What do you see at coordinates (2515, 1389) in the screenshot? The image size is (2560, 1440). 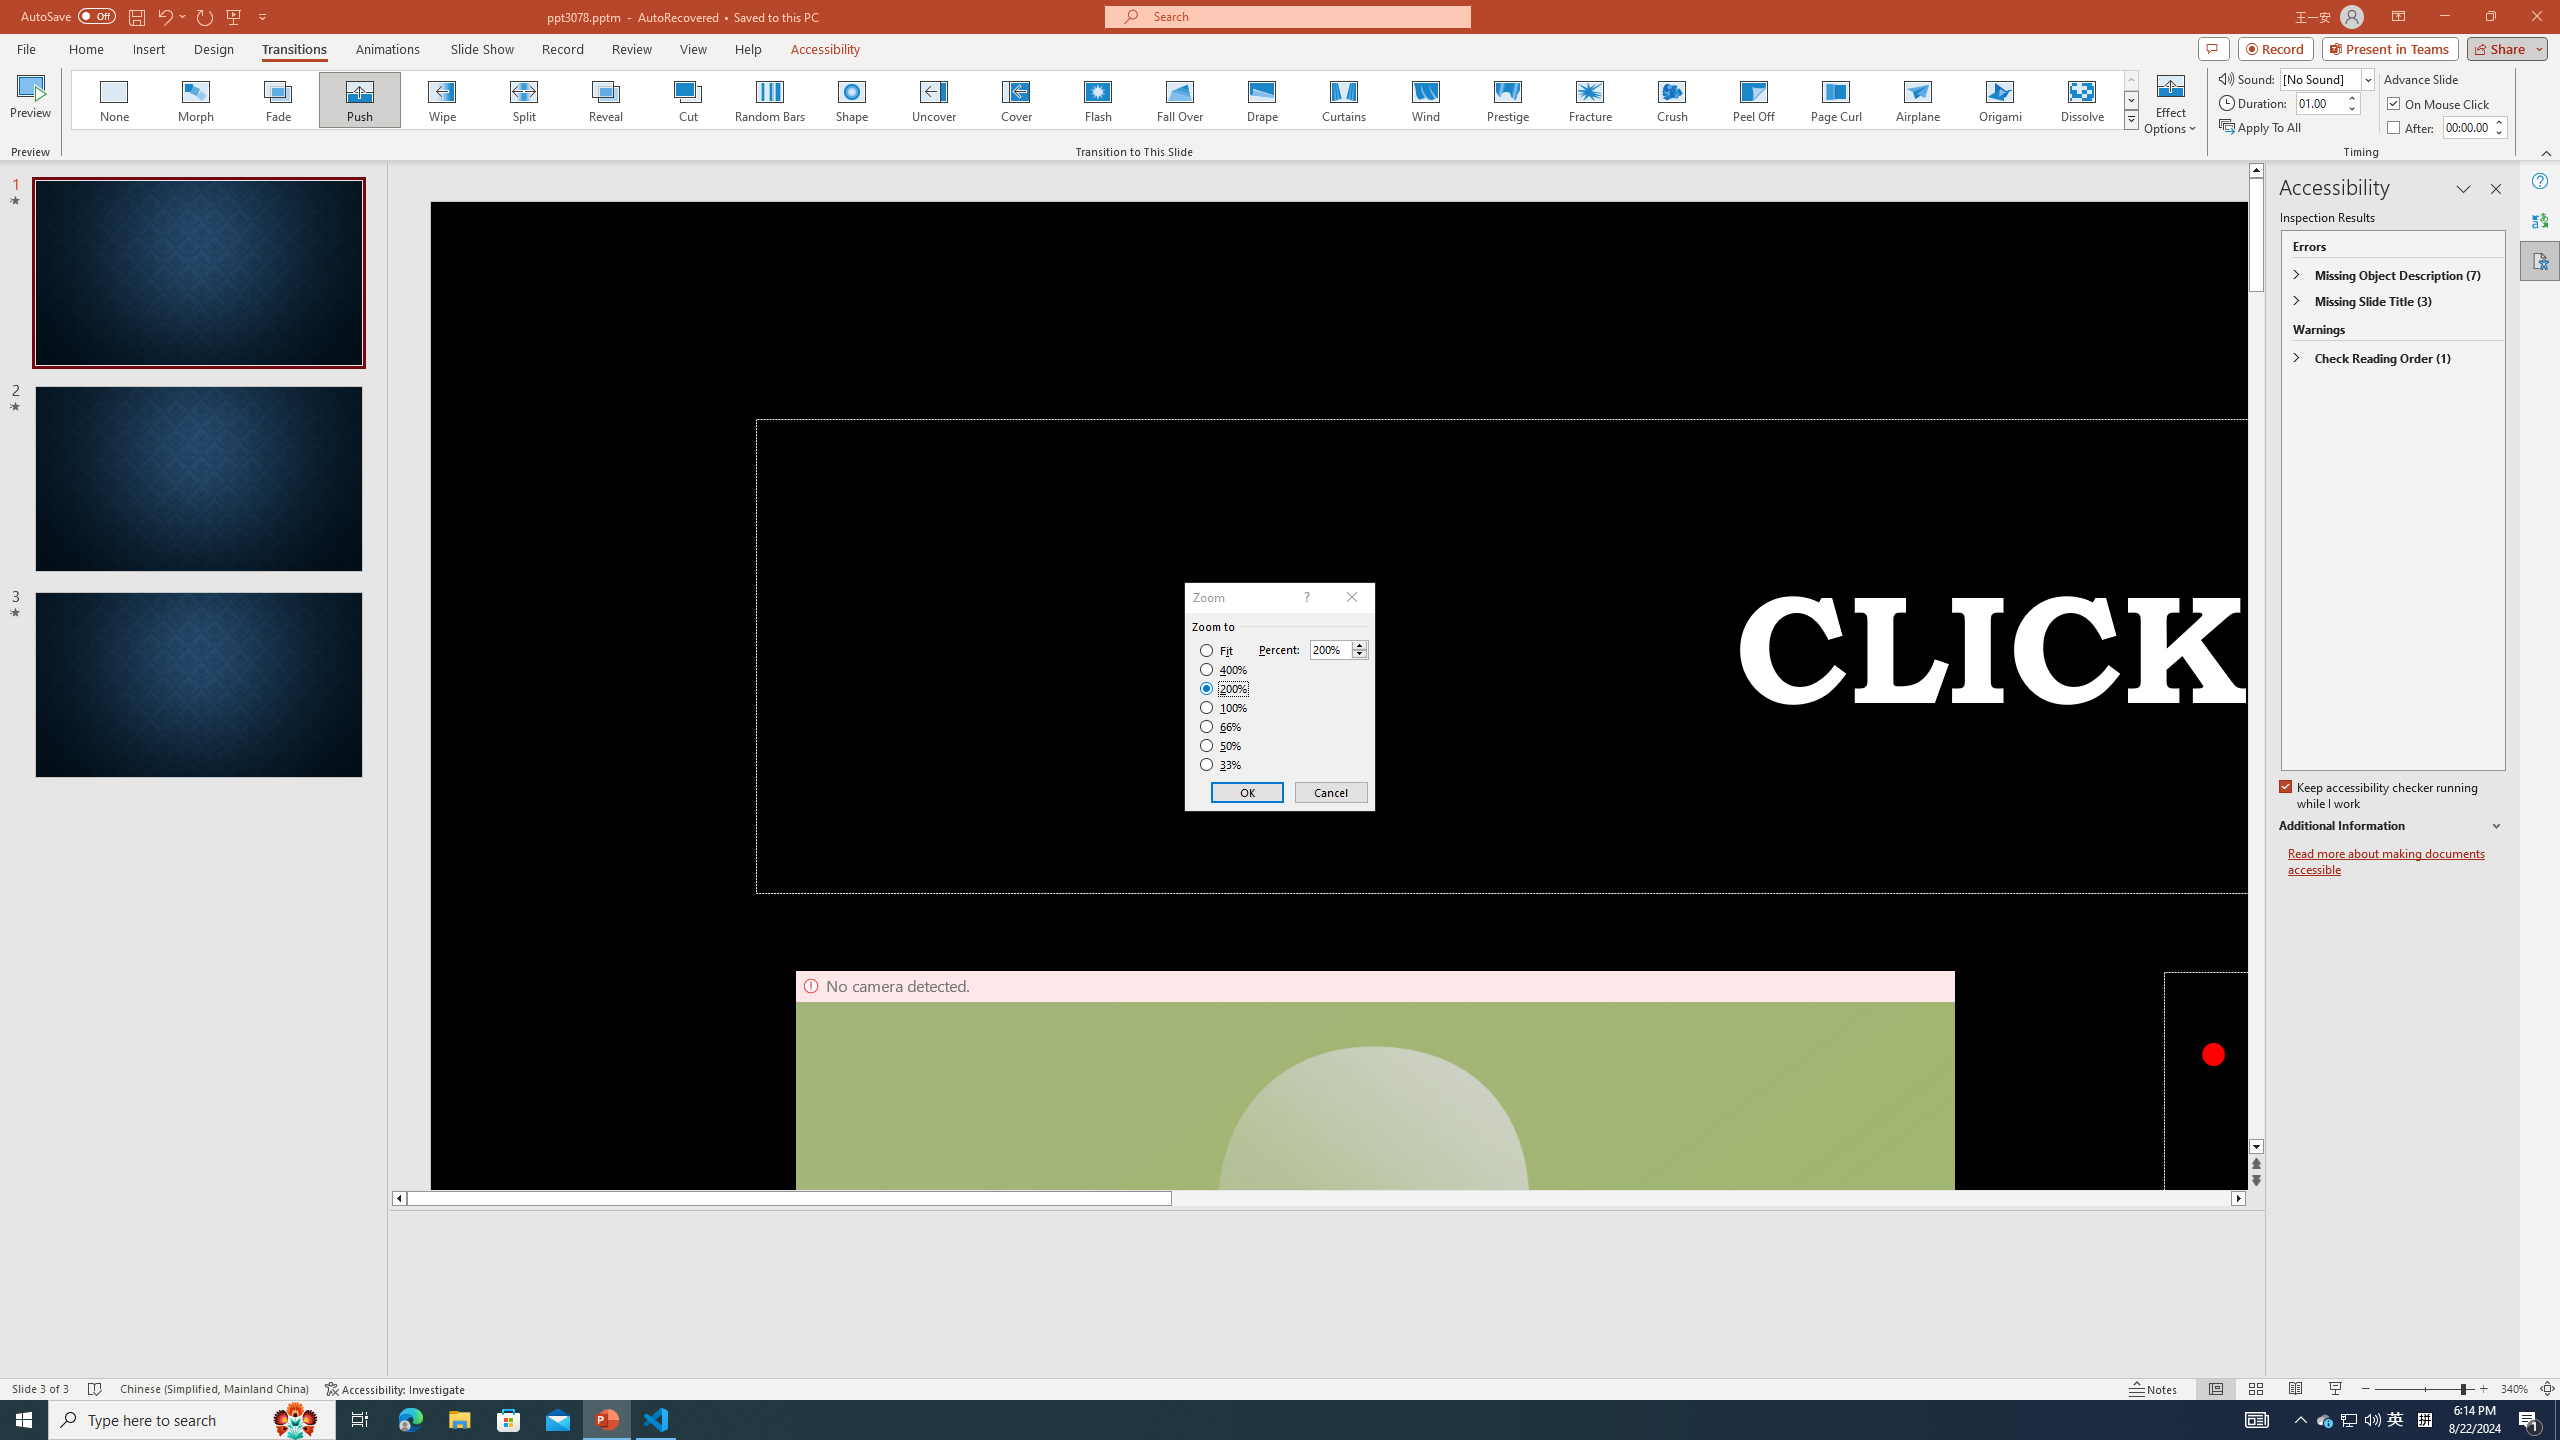 I see `'Zoom 340%'` at bounding box center [2515, 1389].